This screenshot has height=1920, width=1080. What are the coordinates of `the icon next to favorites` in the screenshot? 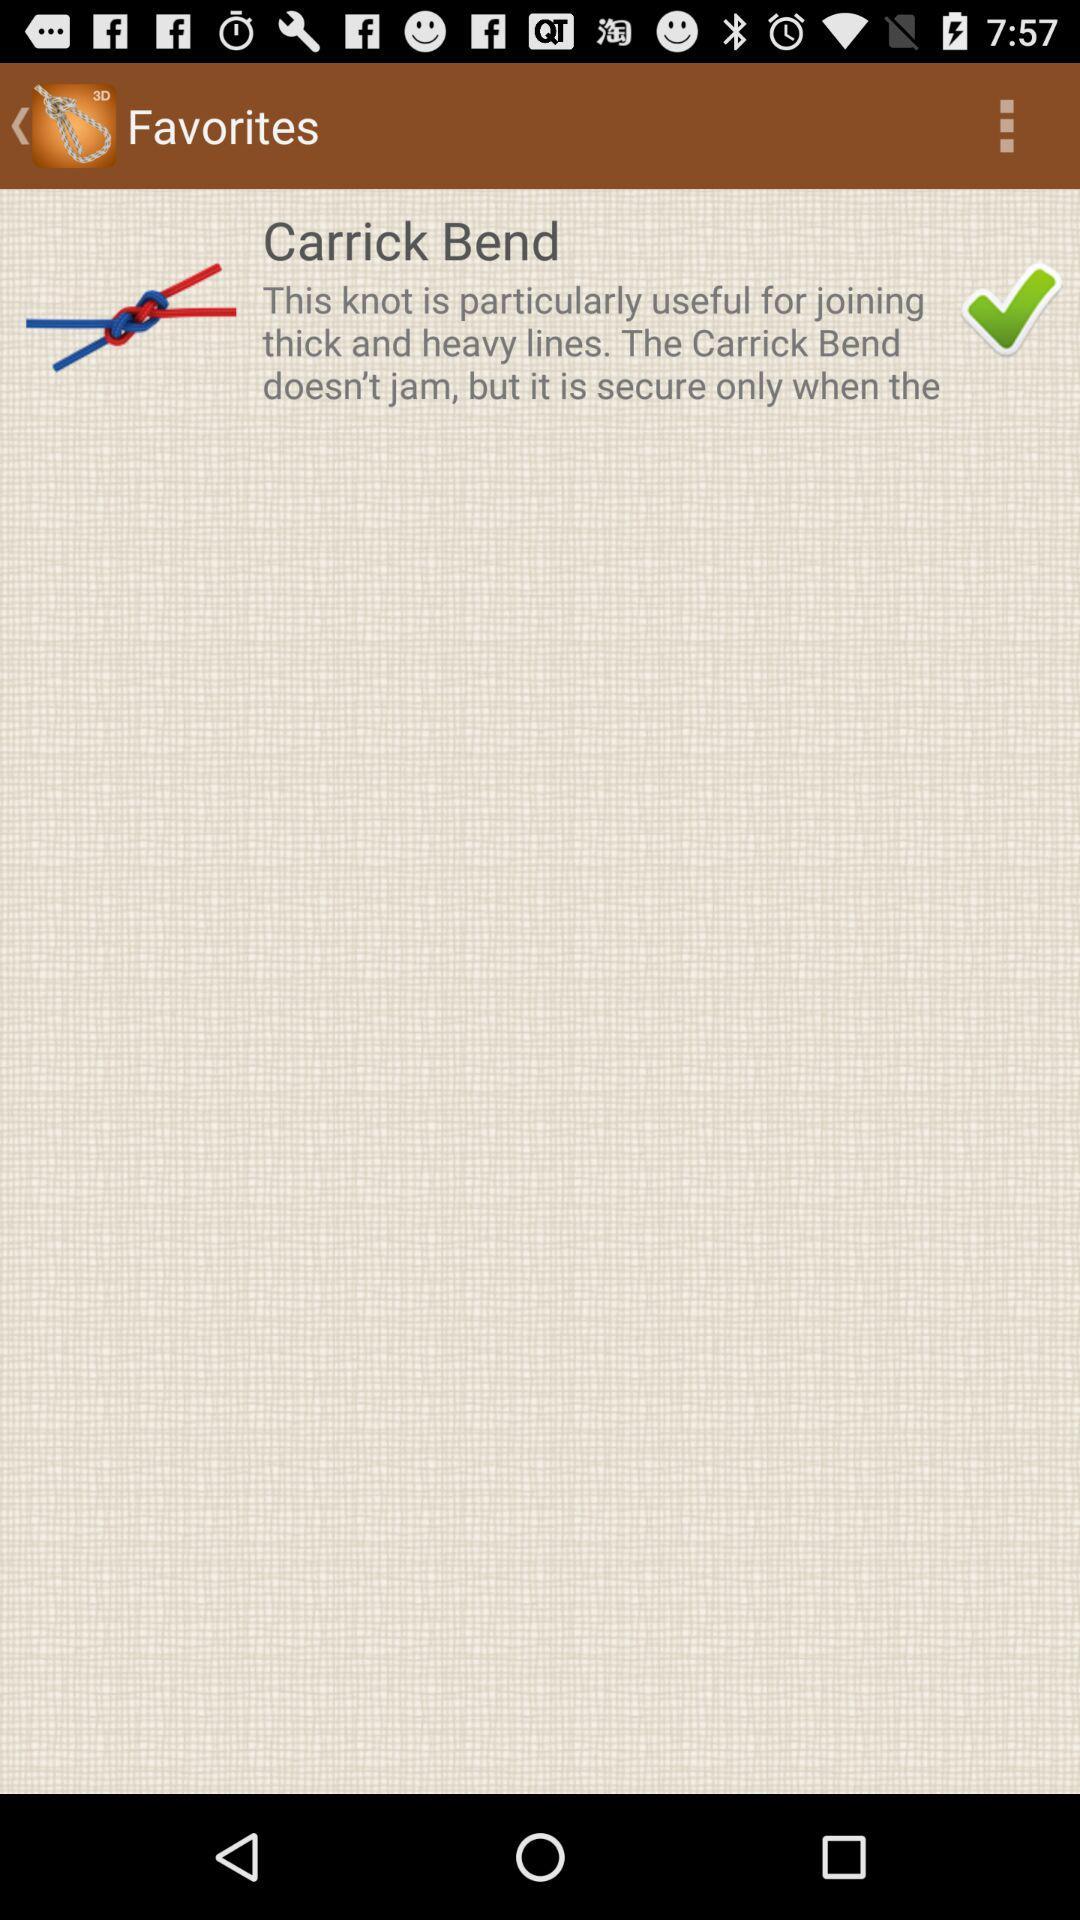 It's located at (1006, 124).